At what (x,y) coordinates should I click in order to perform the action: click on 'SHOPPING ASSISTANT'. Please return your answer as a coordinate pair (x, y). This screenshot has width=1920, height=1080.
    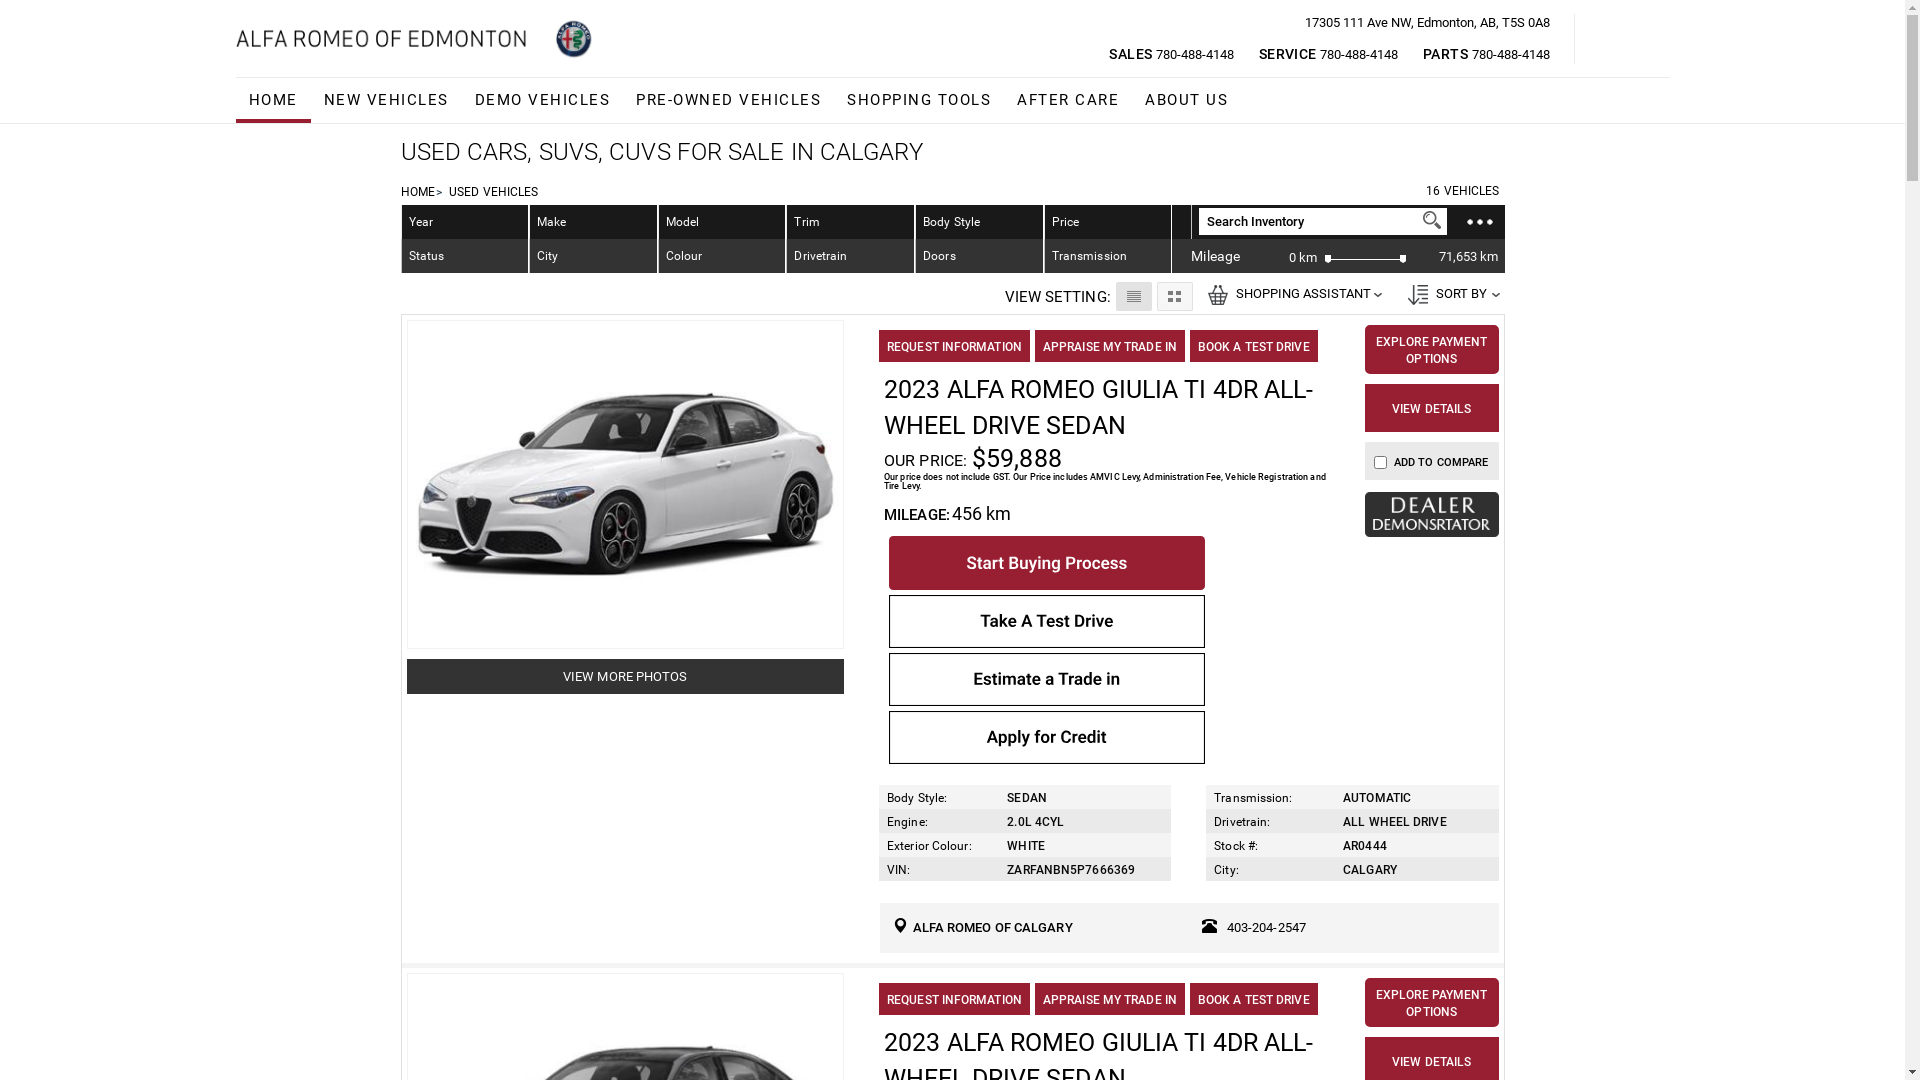
    Looking at the image, I should click on (1291, 293).